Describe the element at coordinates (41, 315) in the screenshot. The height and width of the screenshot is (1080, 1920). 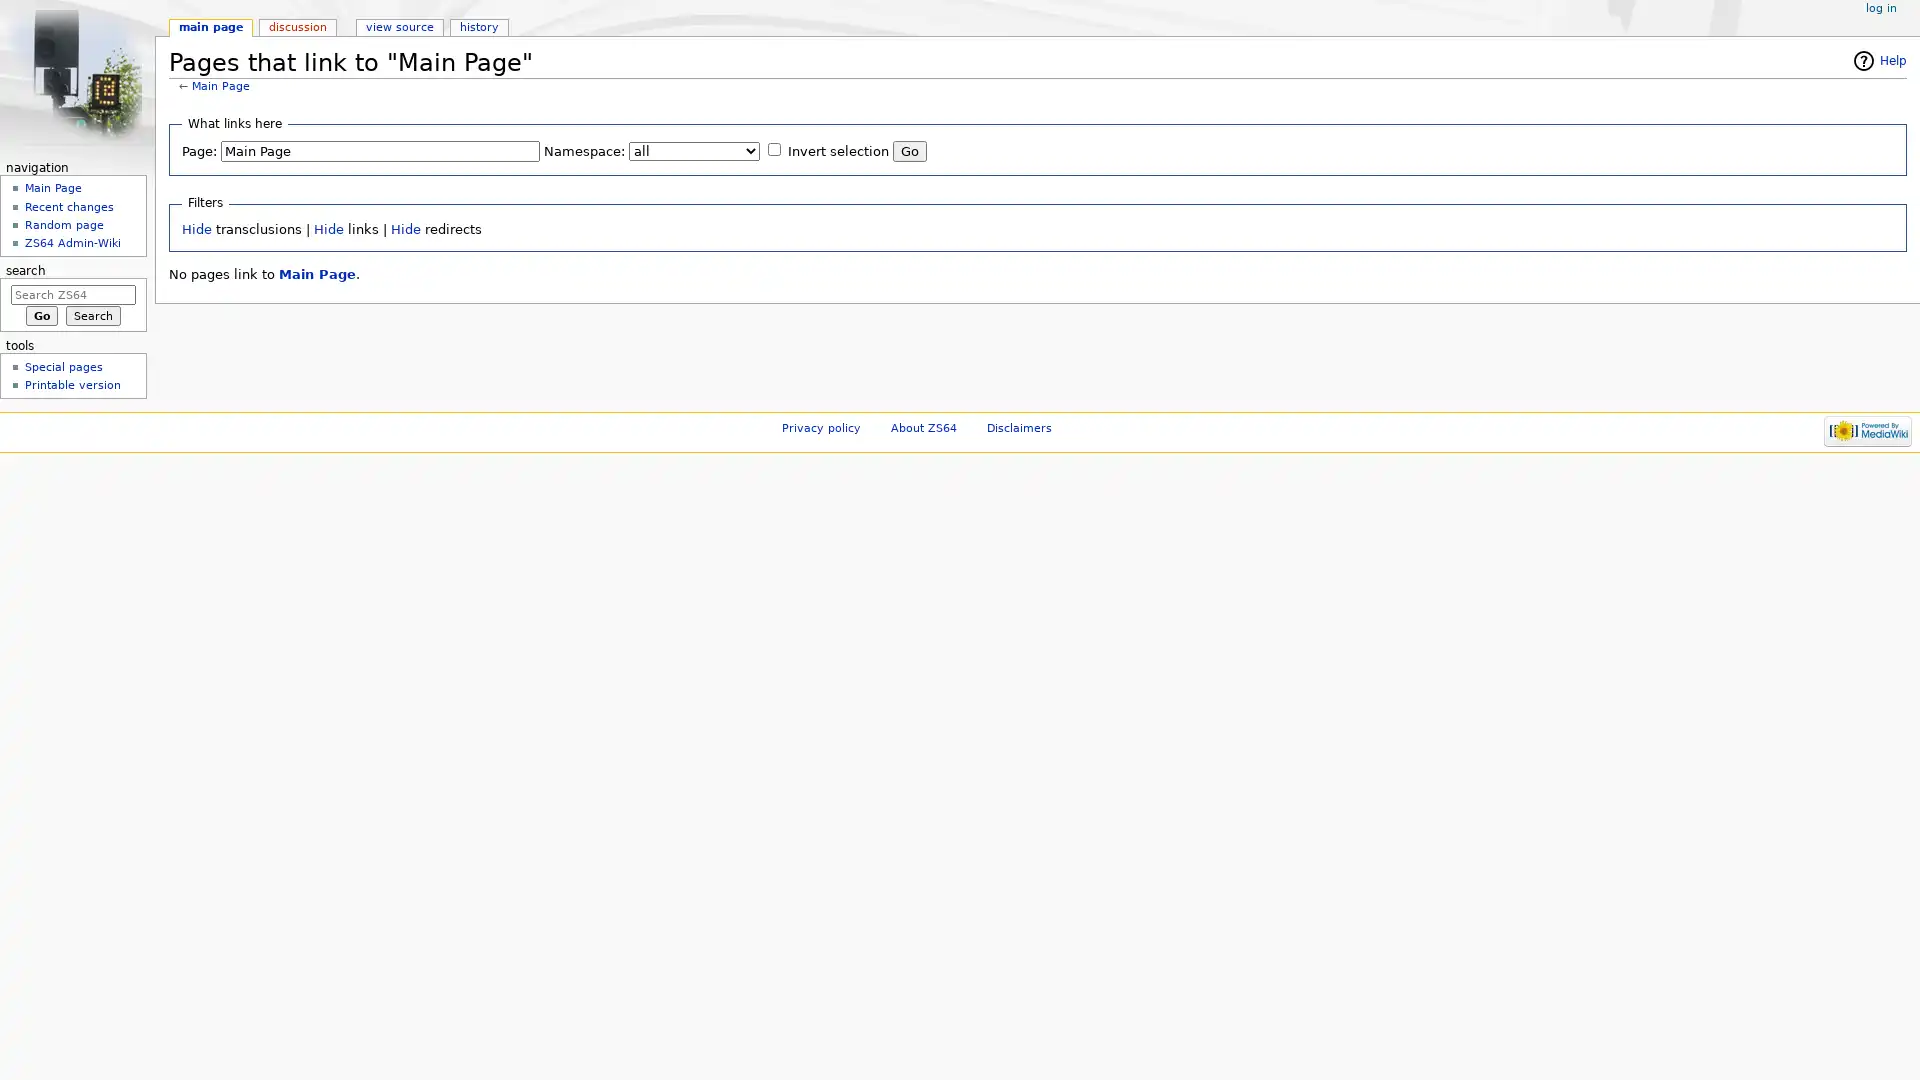
I see `Go` at that location.